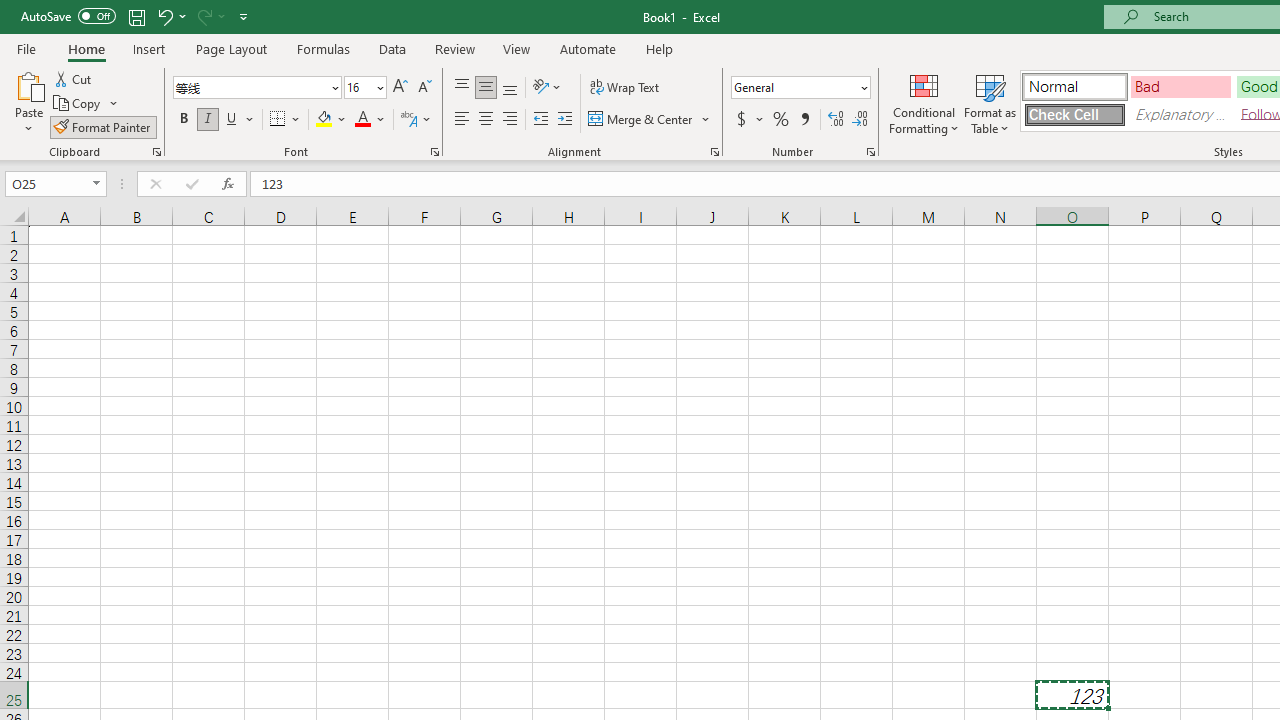  I want to click on 'Name Box', so click(47, 183).